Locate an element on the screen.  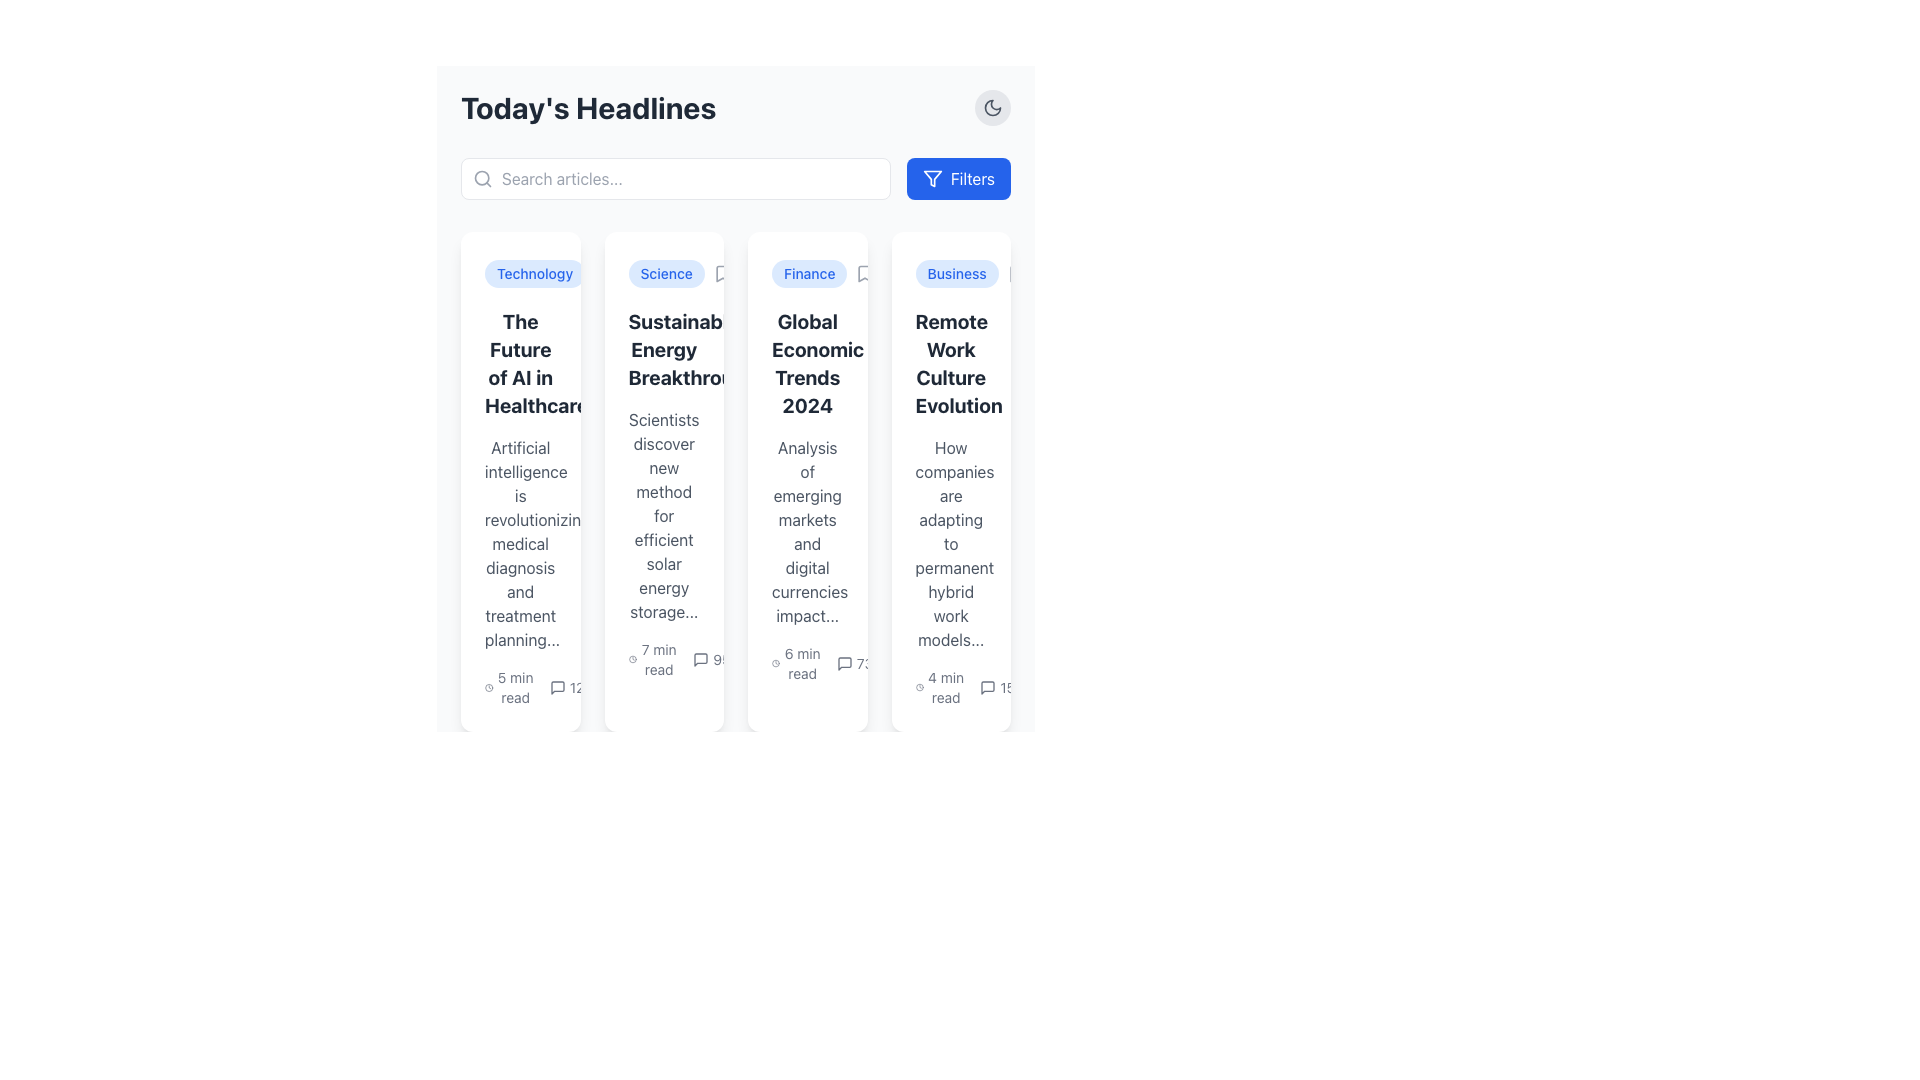
the Engagement metrics display that shows '2.4k' and '342' with eye and thumbs-up icons is located at coordinates (648, 686).